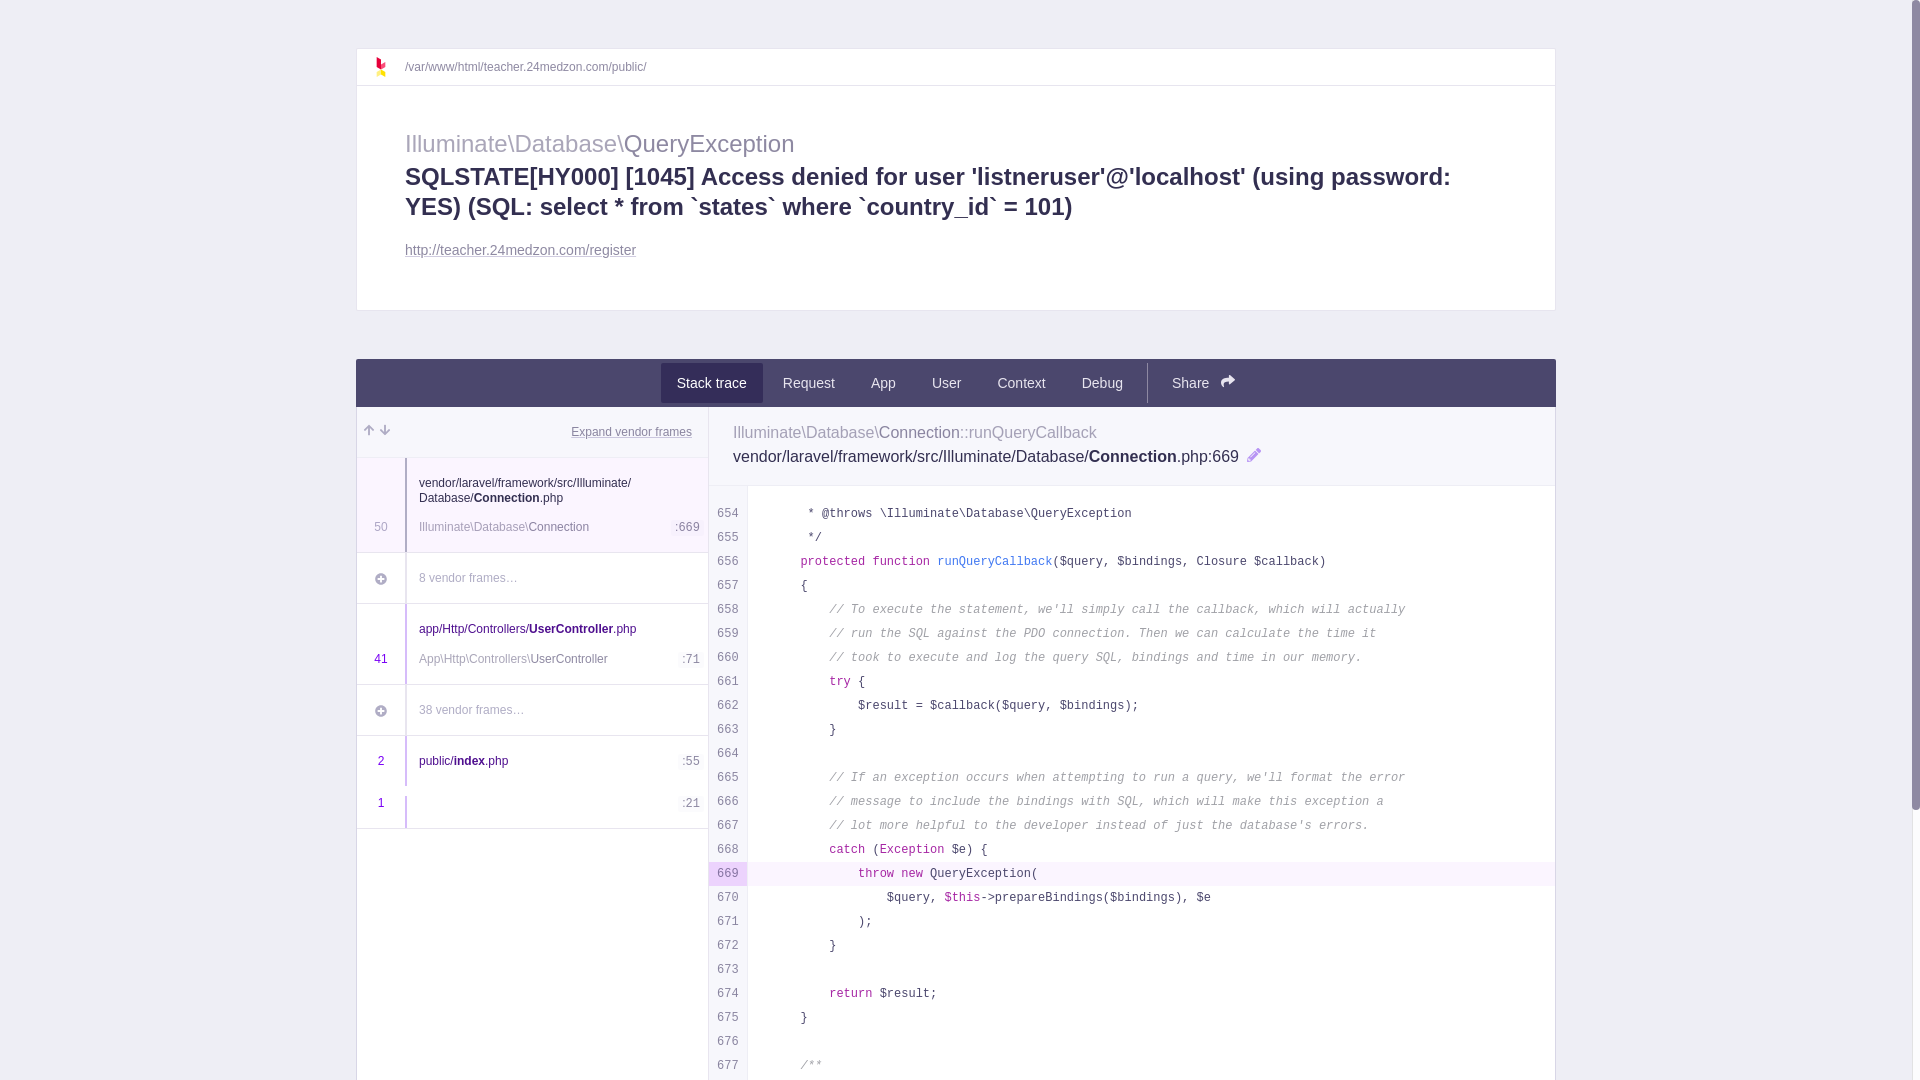 The width and height of the screenshot is (1920, 1080). I want to click on 'Request', so click(766, 382).